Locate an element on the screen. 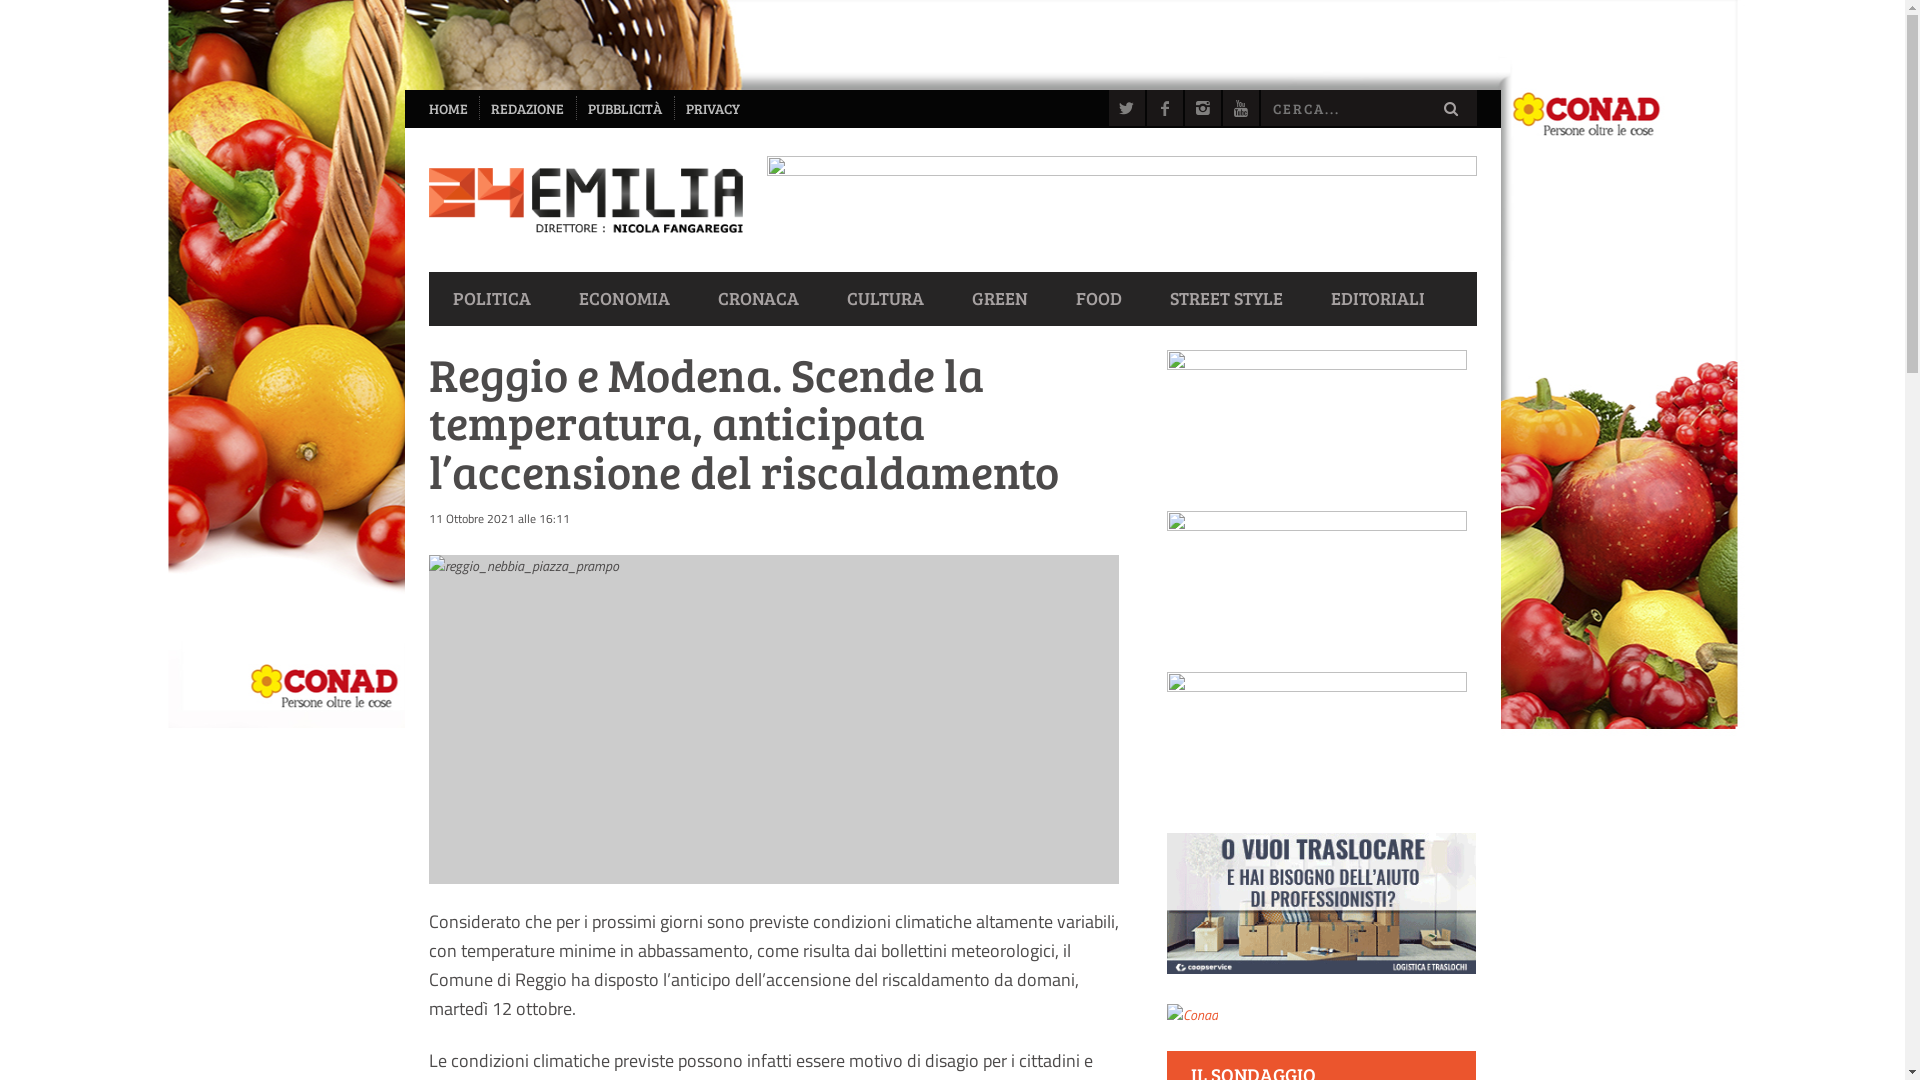  'POLITICA' is located at coordinates (426, 298).